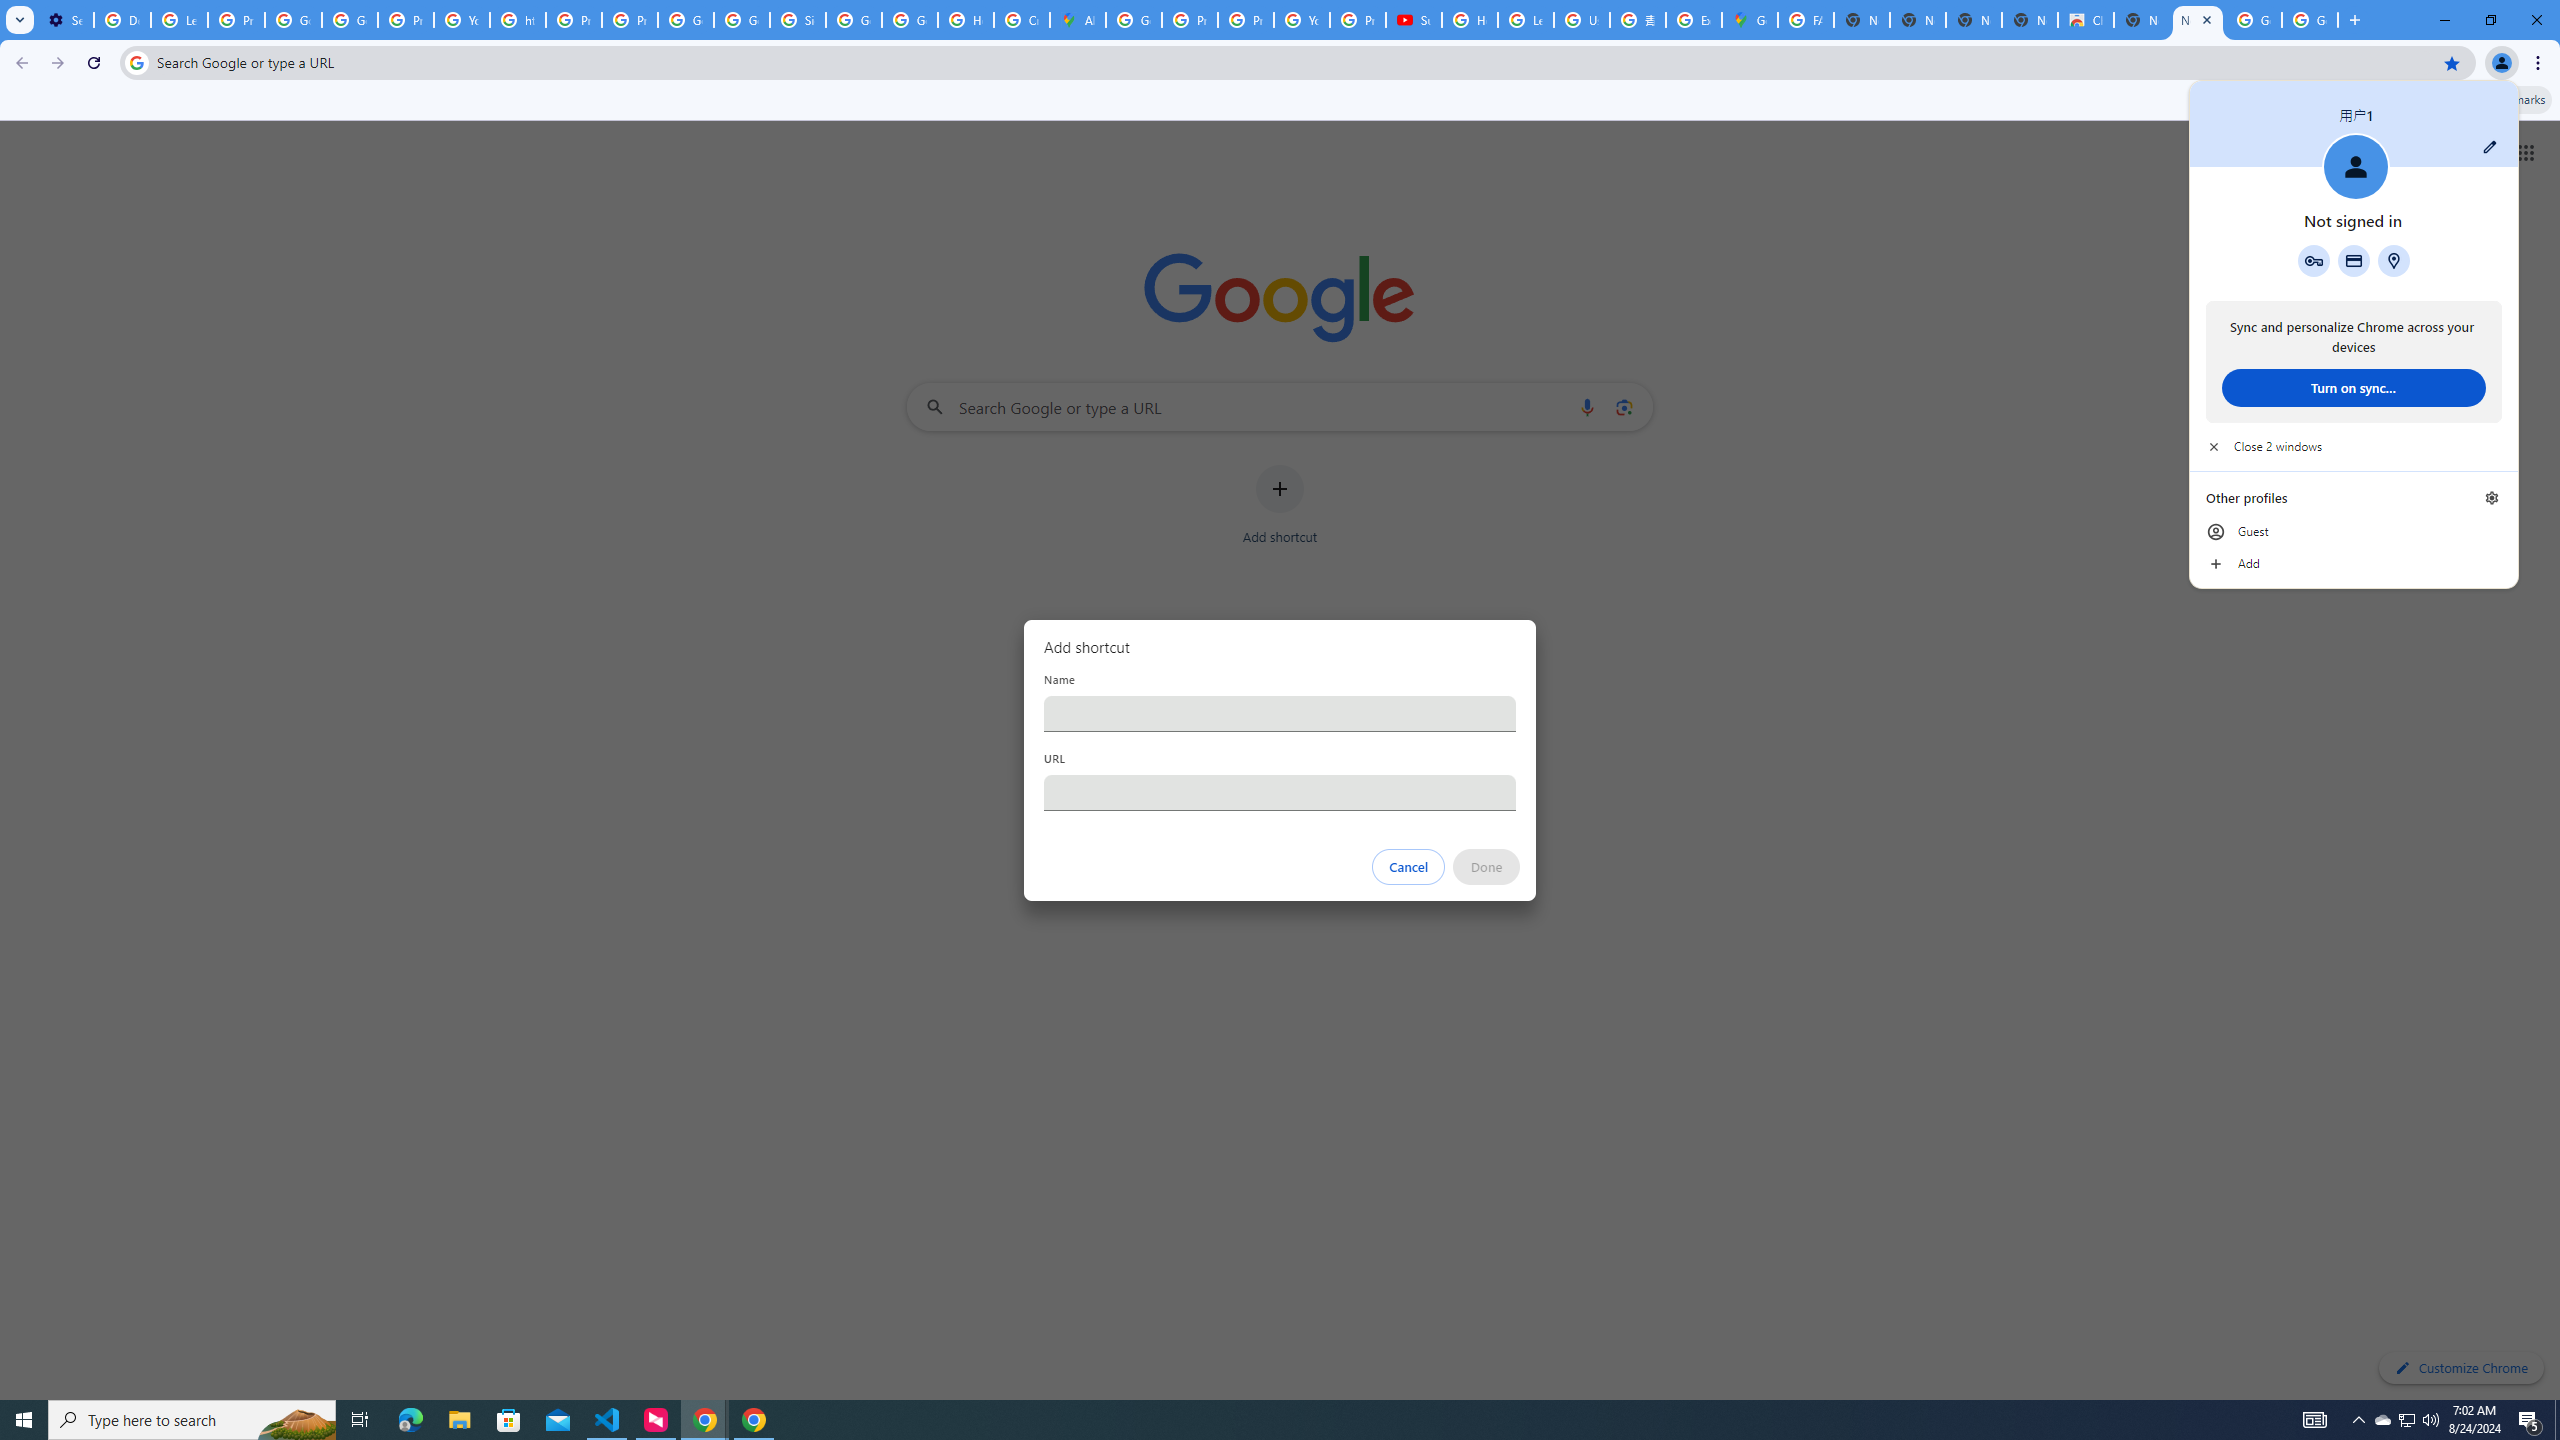 The image size is (2560, 1440). I want to click on 'Action Center, 5 new notifications', so click(2530, 1418).